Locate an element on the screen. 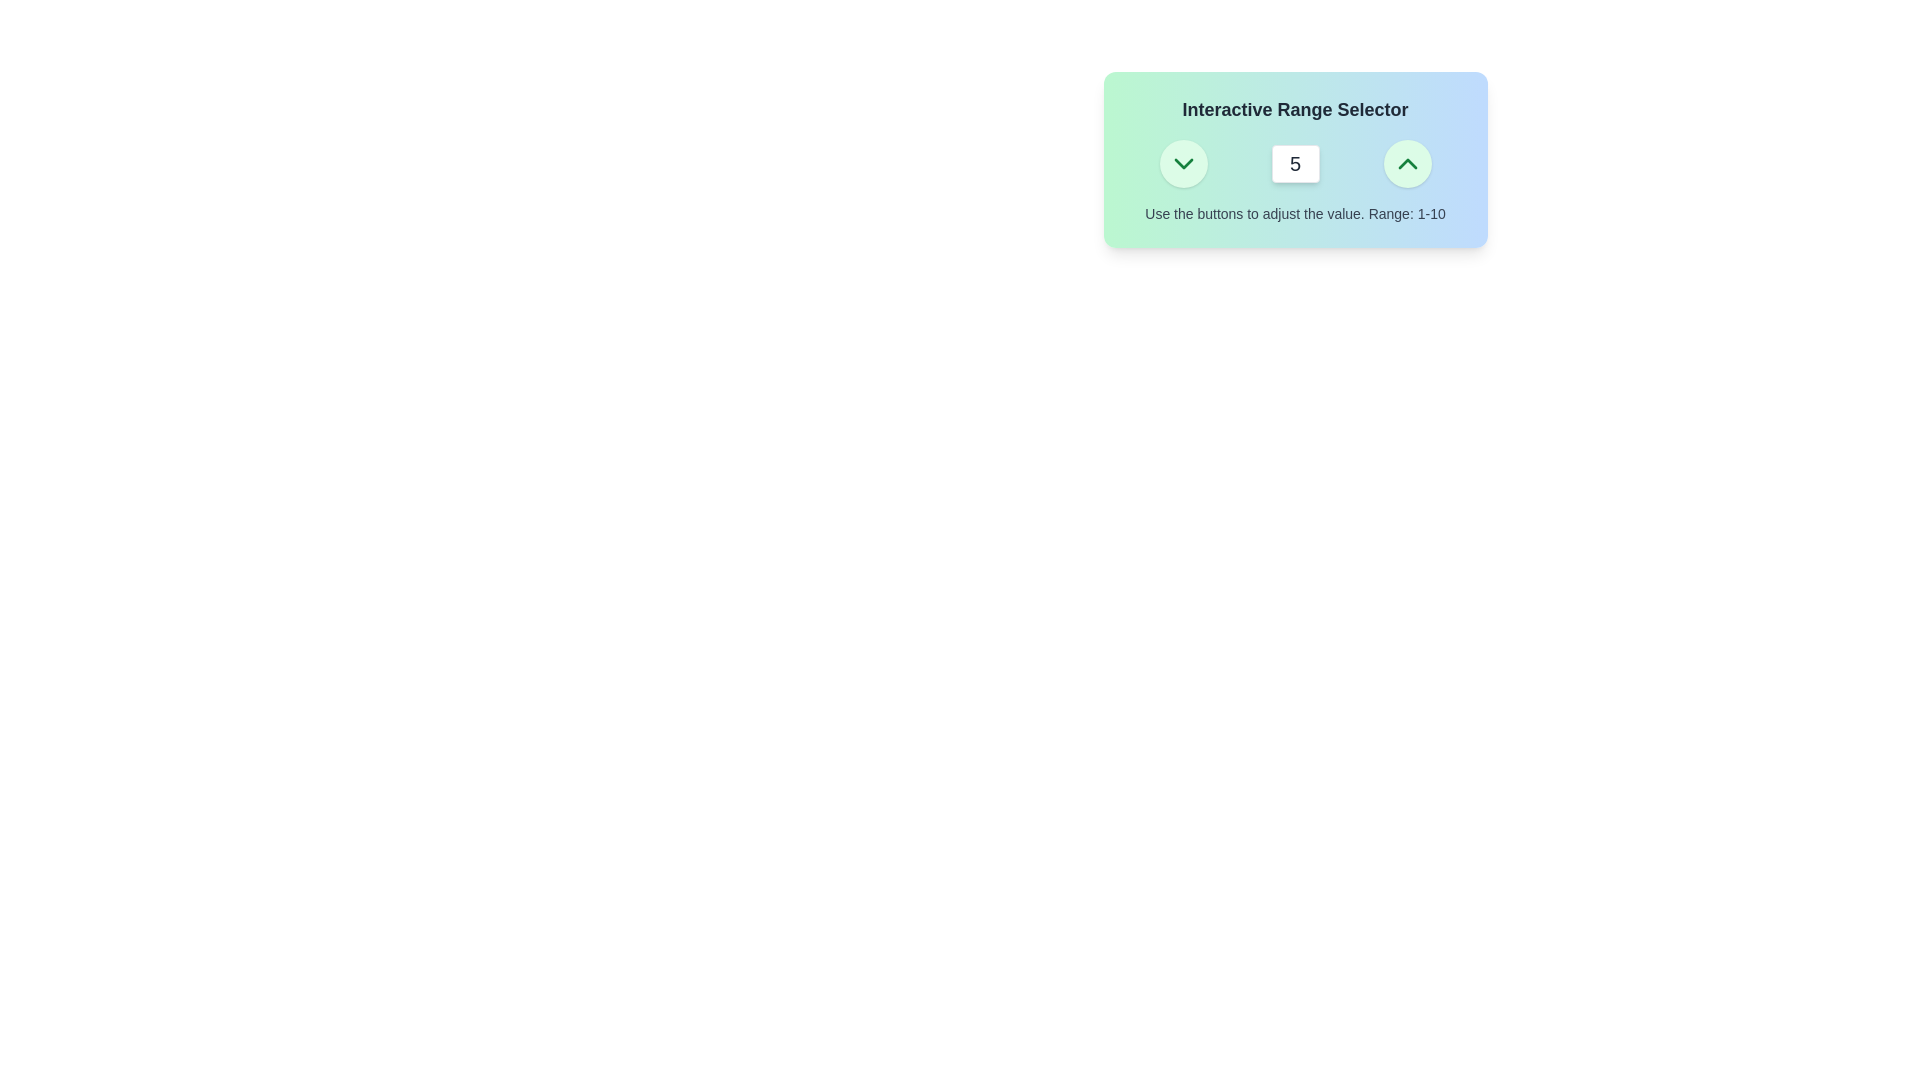 The height and width of the screenshot is (1080, 1920). the circular green button with a downward-pointing chevron icon is located at coordinates (1183, 163).